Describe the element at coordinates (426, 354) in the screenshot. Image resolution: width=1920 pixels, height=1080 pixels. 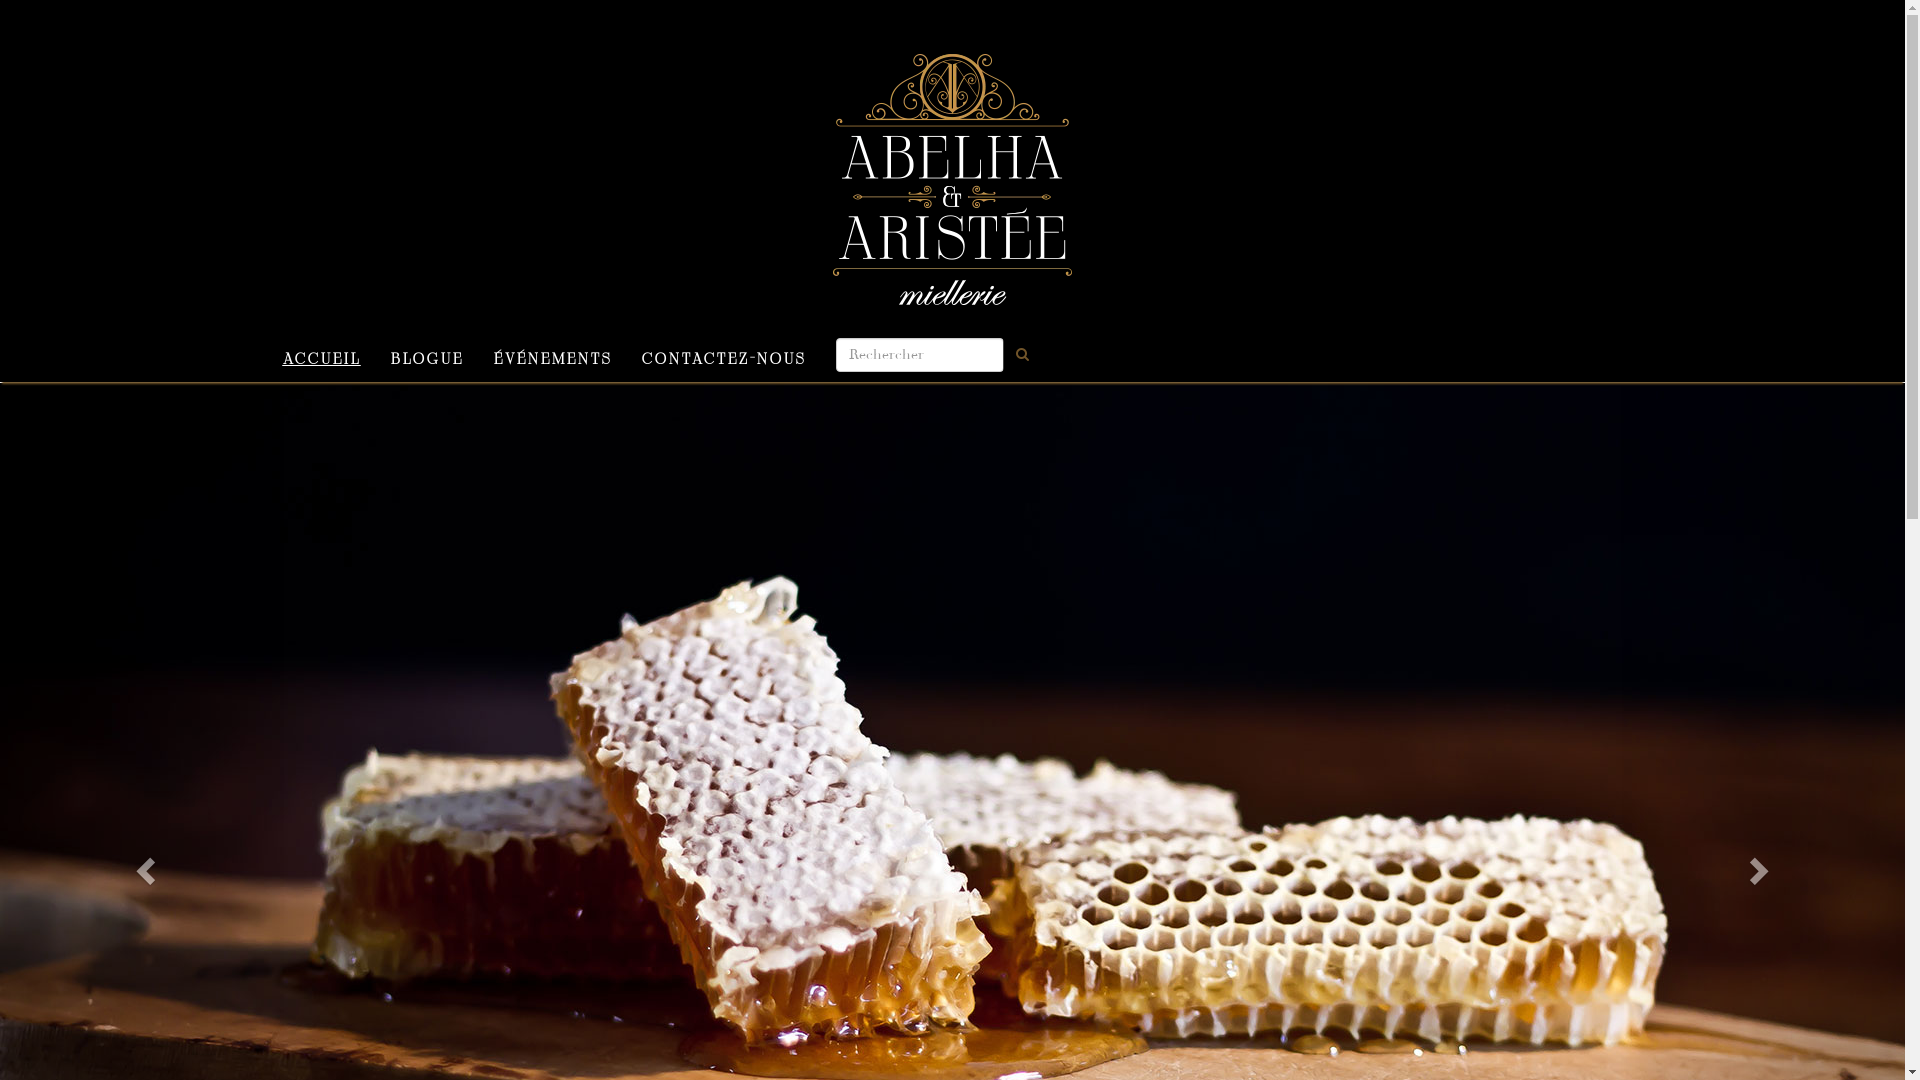
I see `'BLOGUE'` at that location.